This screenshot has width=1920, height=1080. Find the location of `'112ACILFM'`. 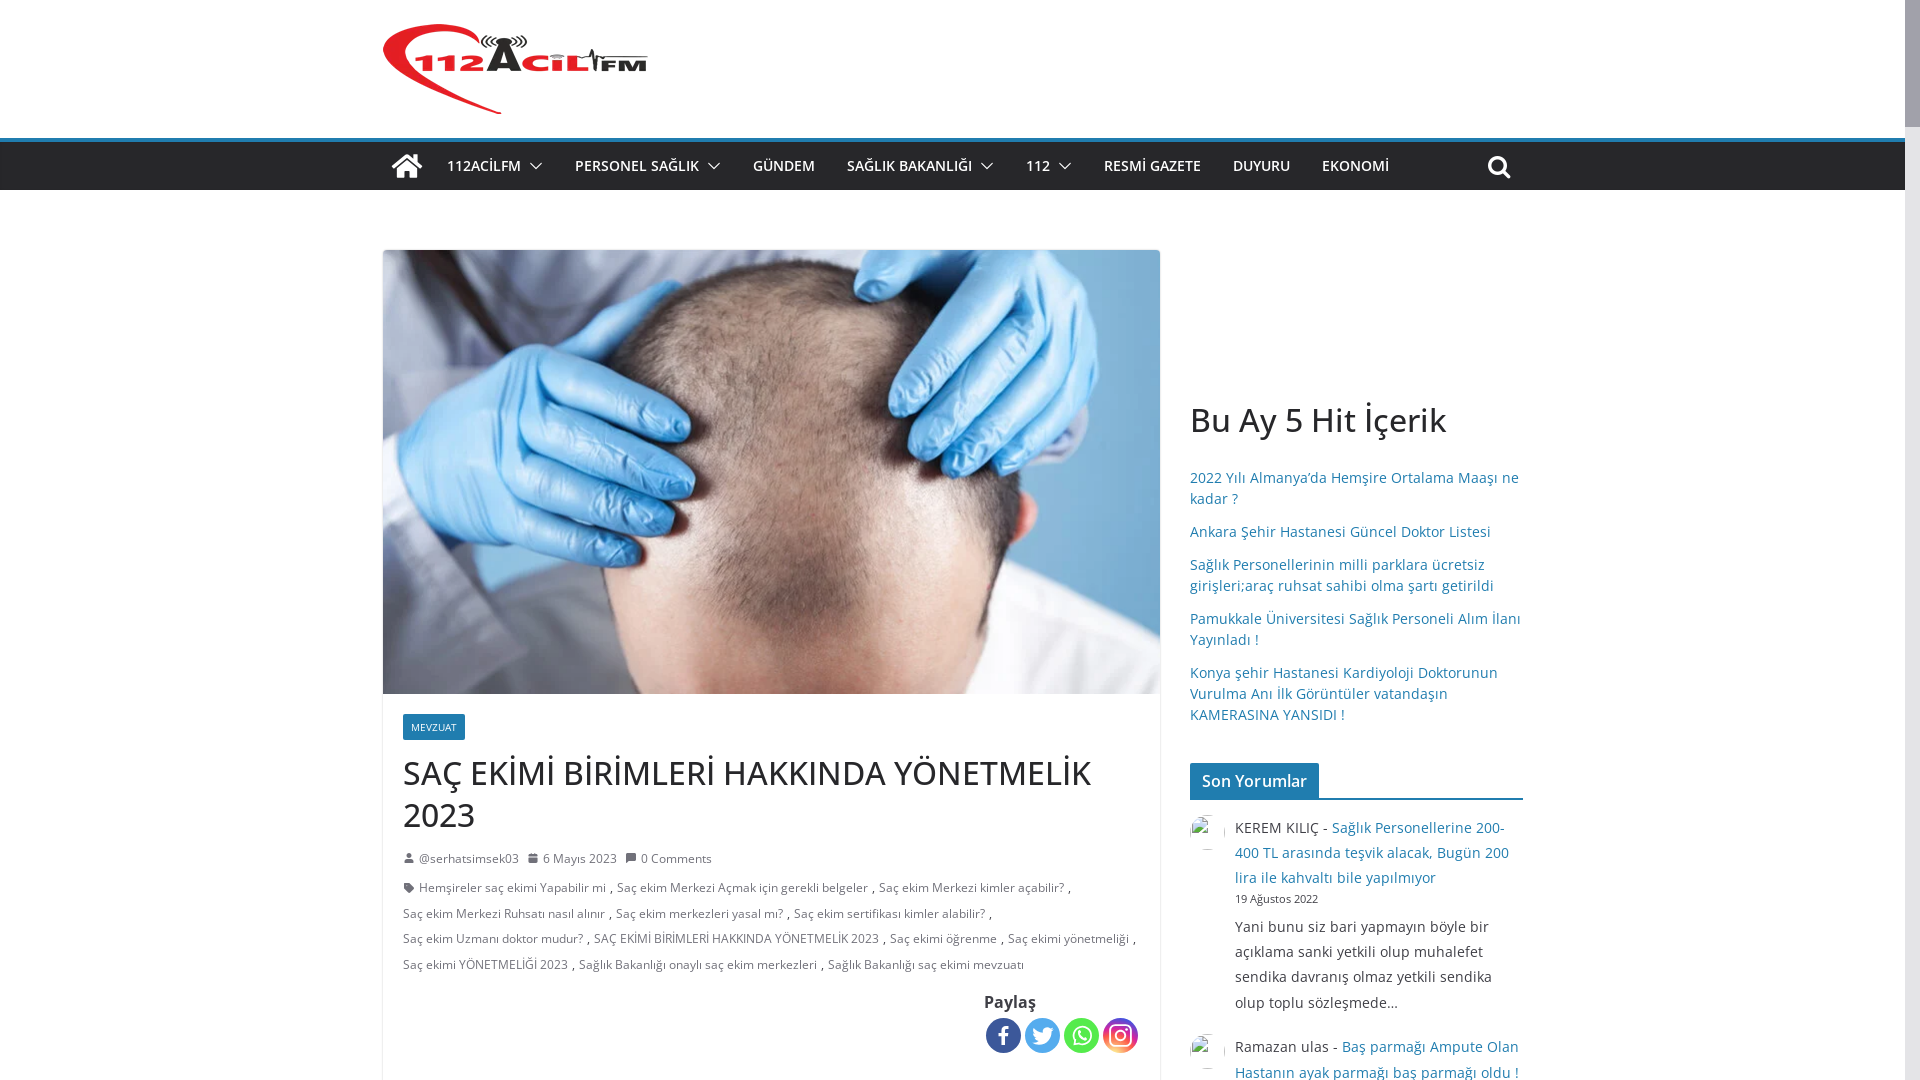

'112ACILFM' is located at coordinates (483, 164).